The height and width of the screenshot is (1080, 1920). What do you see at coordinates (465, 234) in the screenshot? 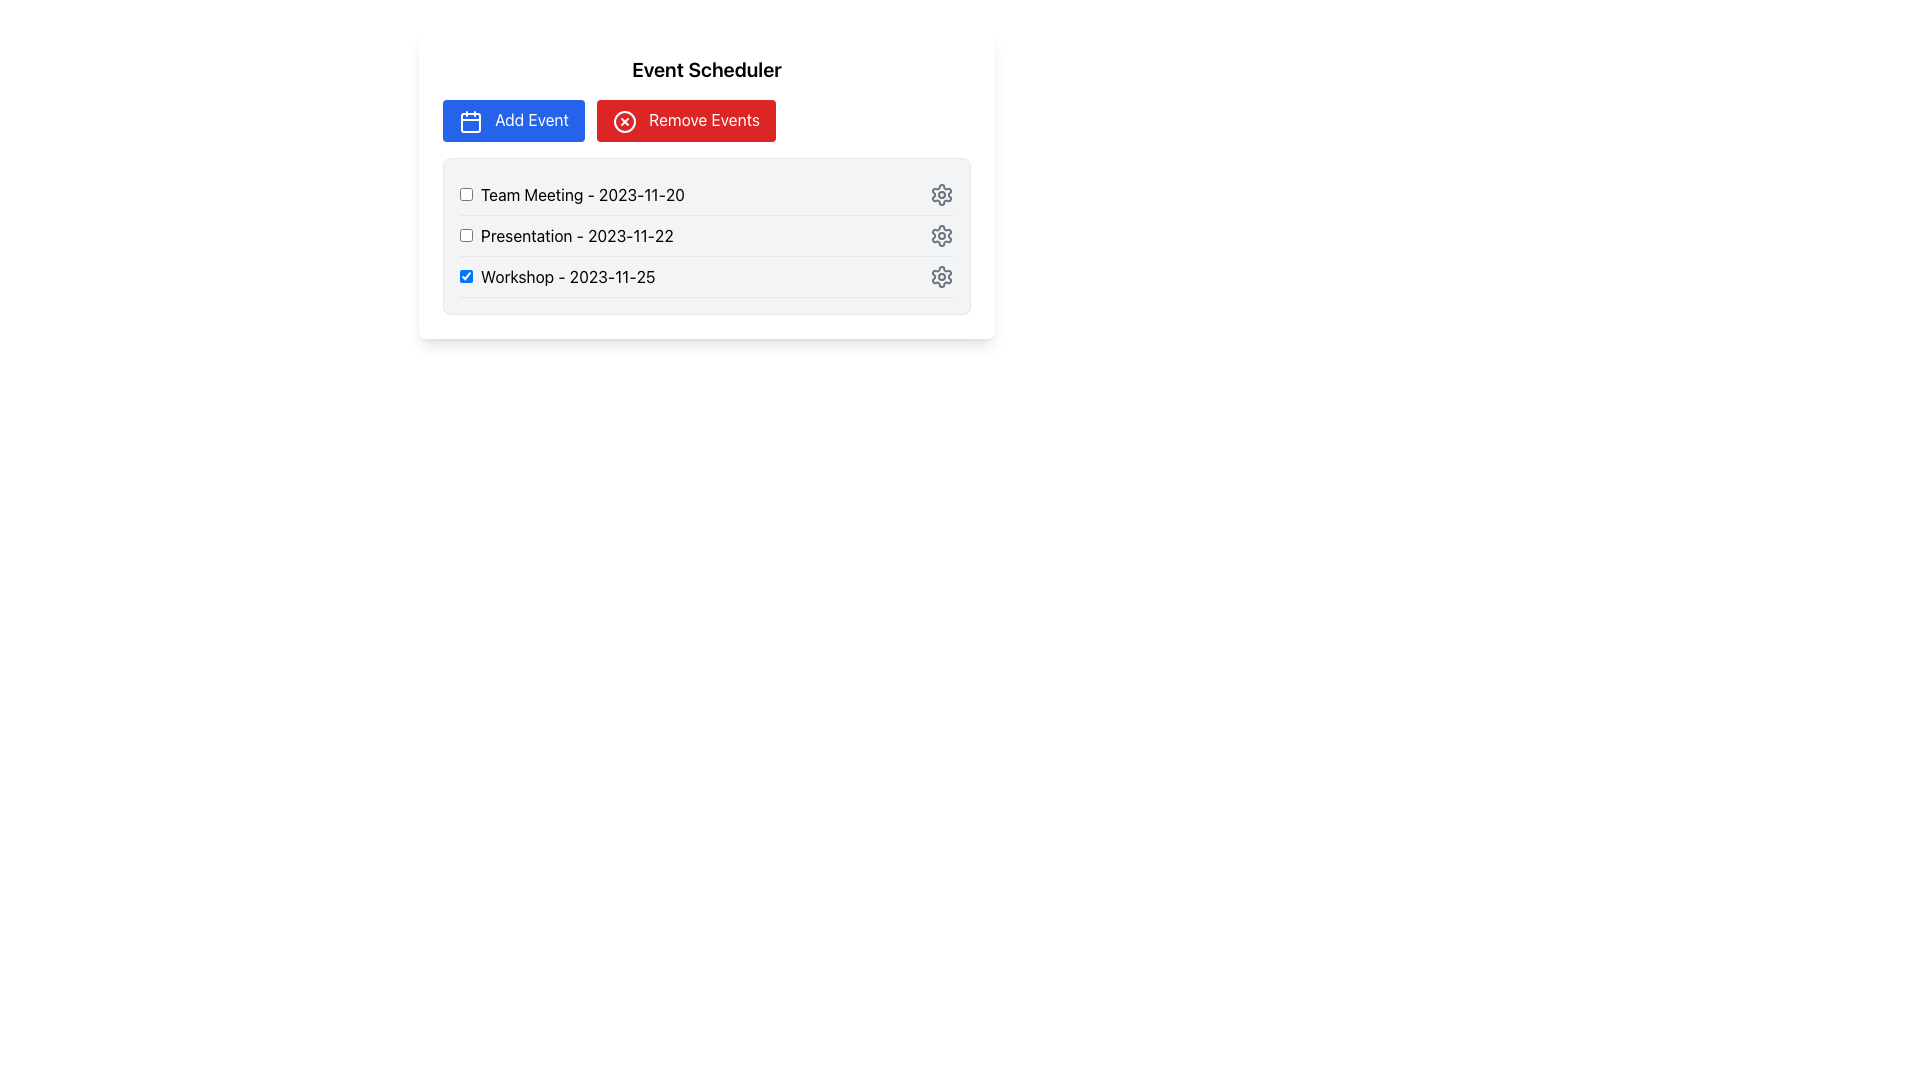
I see `the checkbox for the event 'Presentation - 2023-11-22', which is positioned as the first component in the list item, aligned with the event label text` at bounding box center [465, 234].